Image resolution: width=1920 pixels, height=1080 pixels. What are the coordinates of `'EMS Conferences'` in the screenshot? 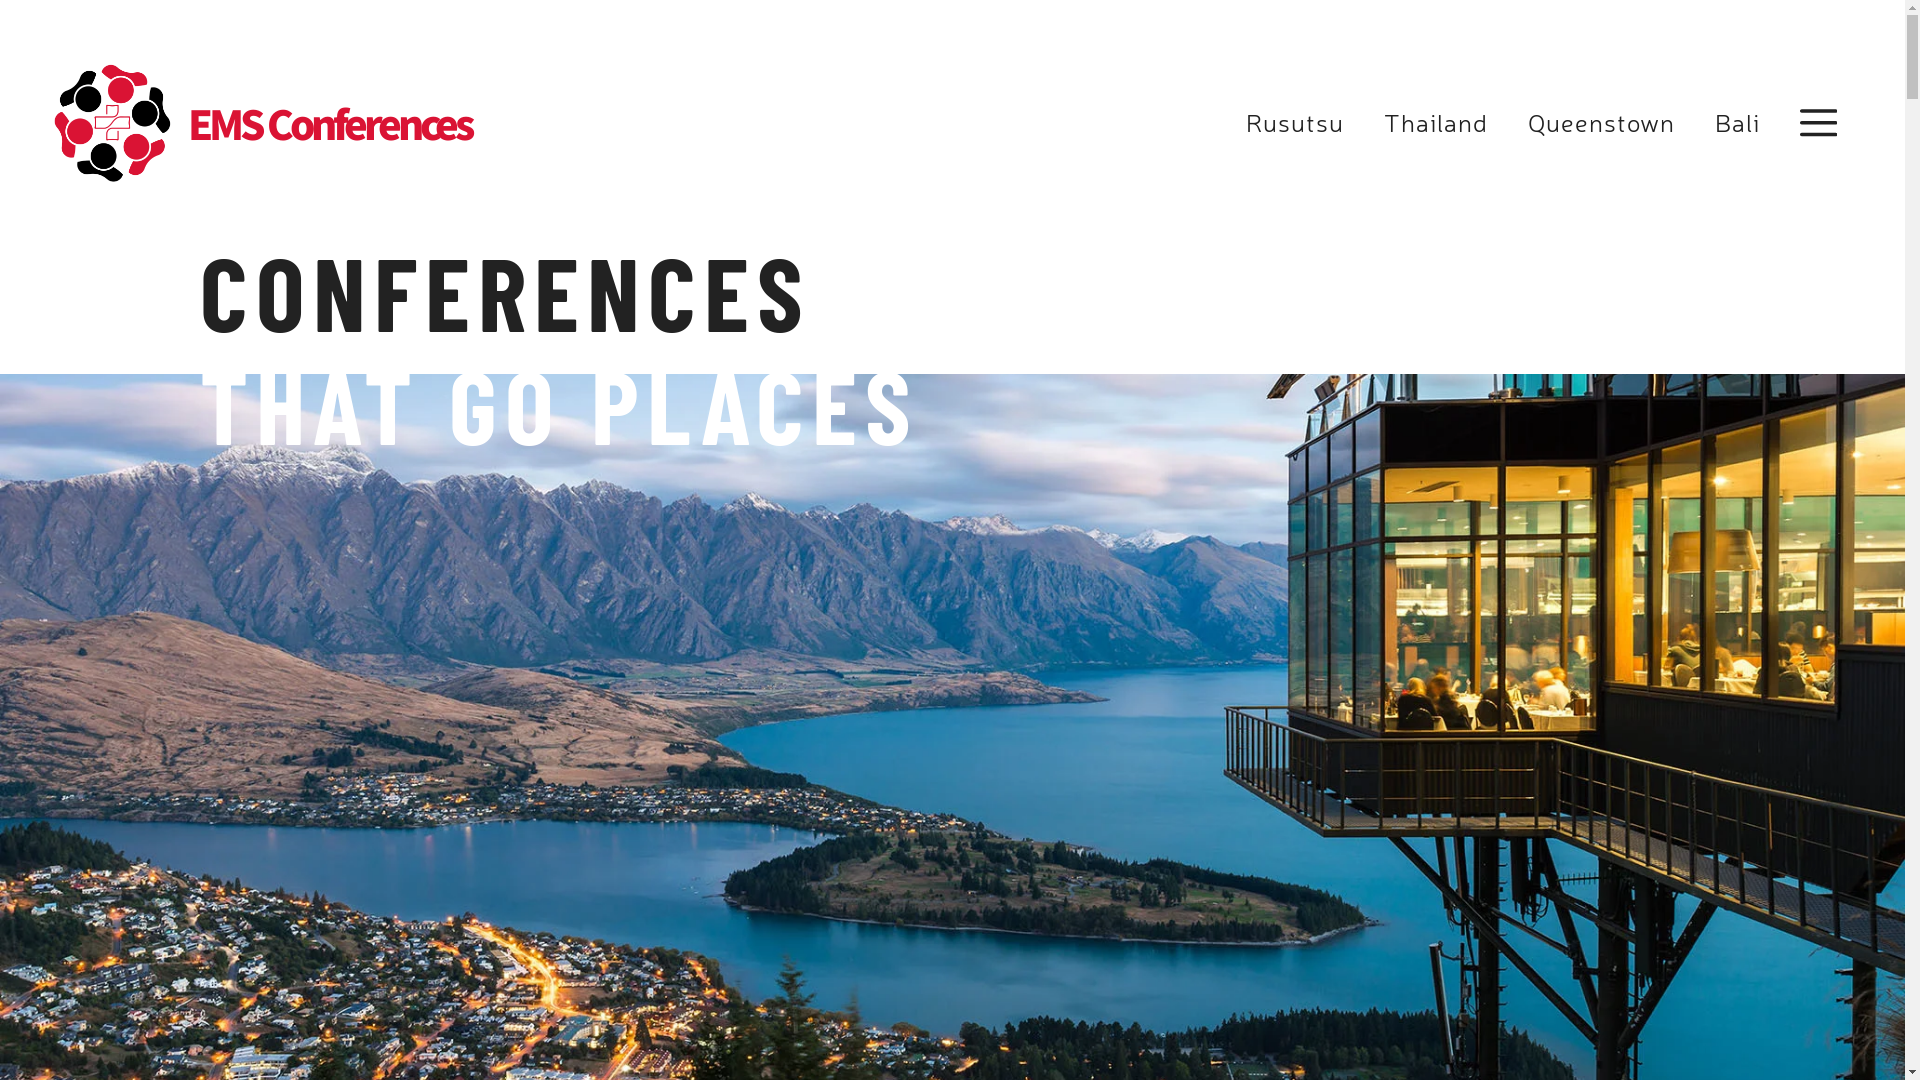 It's located at (187, 123).